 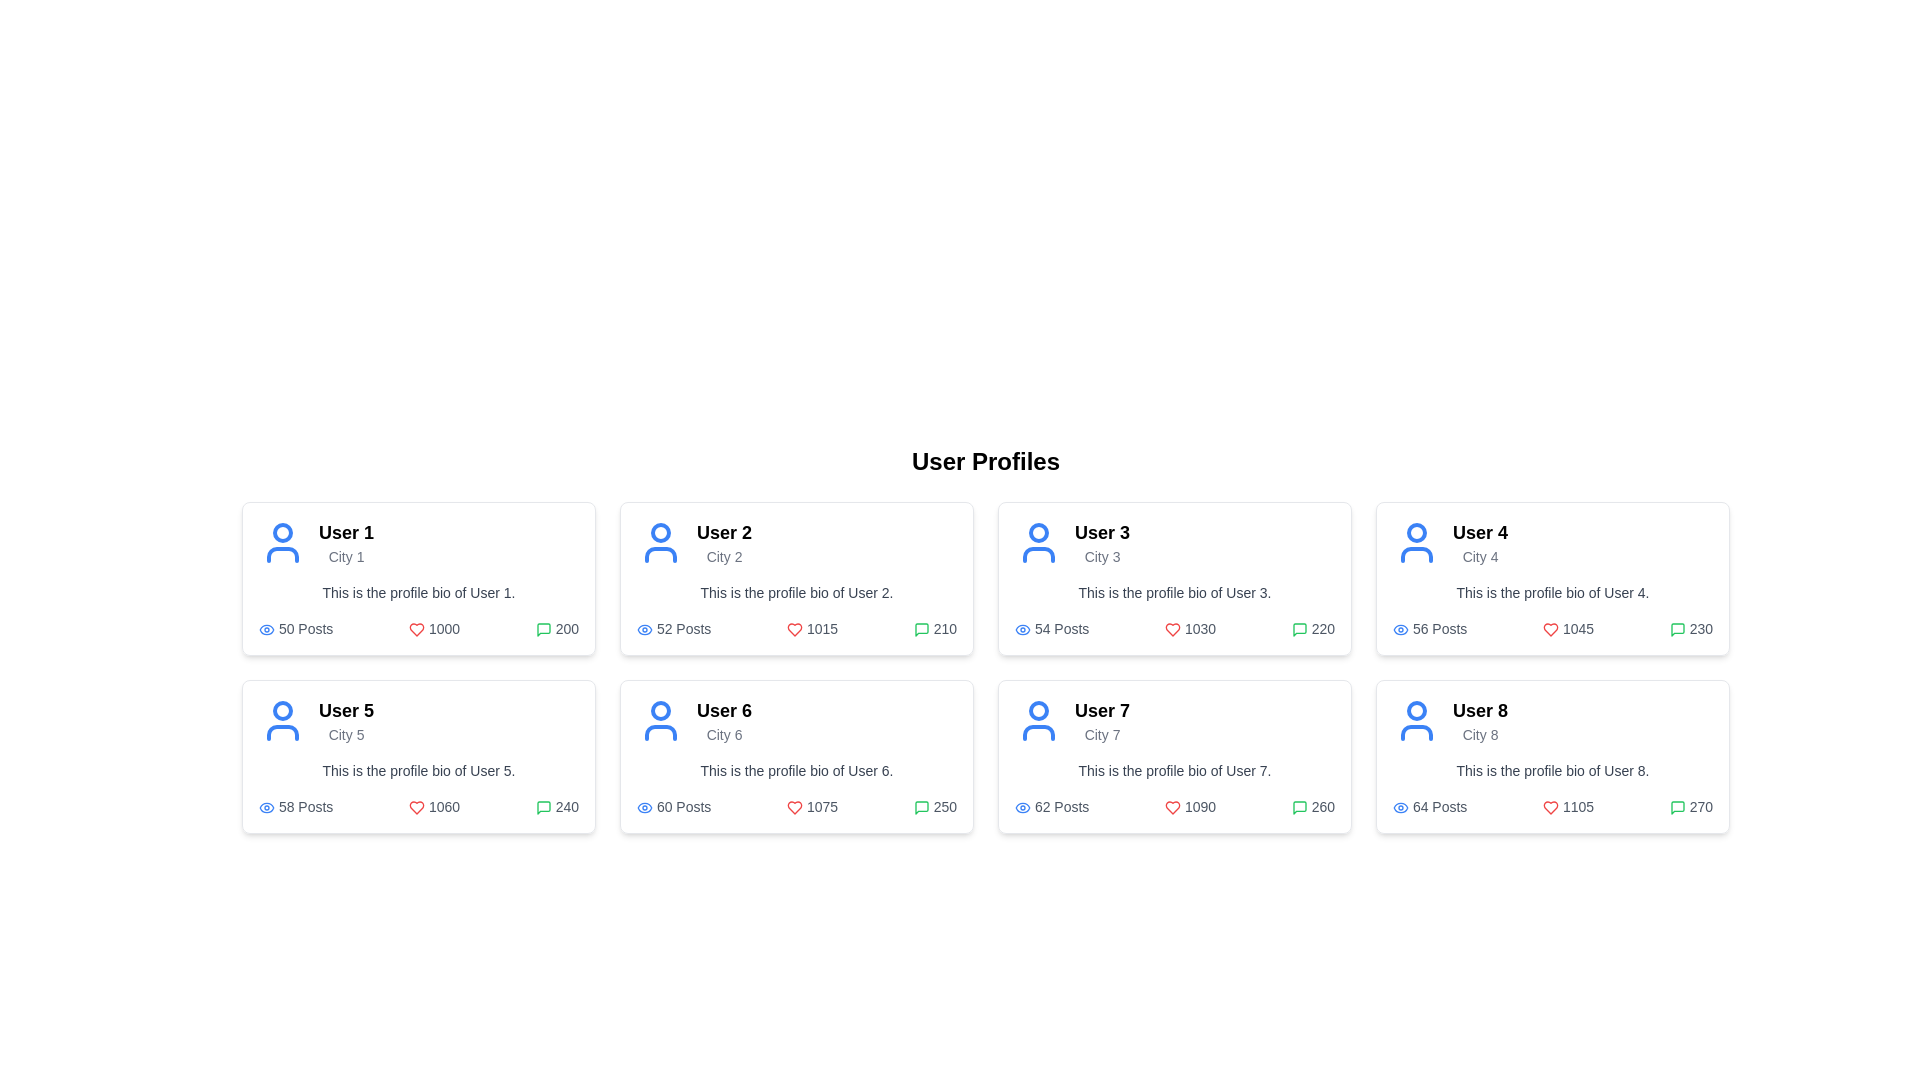 What do you see at coordinates (282, 732) in the screenshot?
I see `the bottom part of the user profile avatar icon for 'User 5' which represents the shoulders or base of the avatar silhouette` at bounding box center [282, 732].